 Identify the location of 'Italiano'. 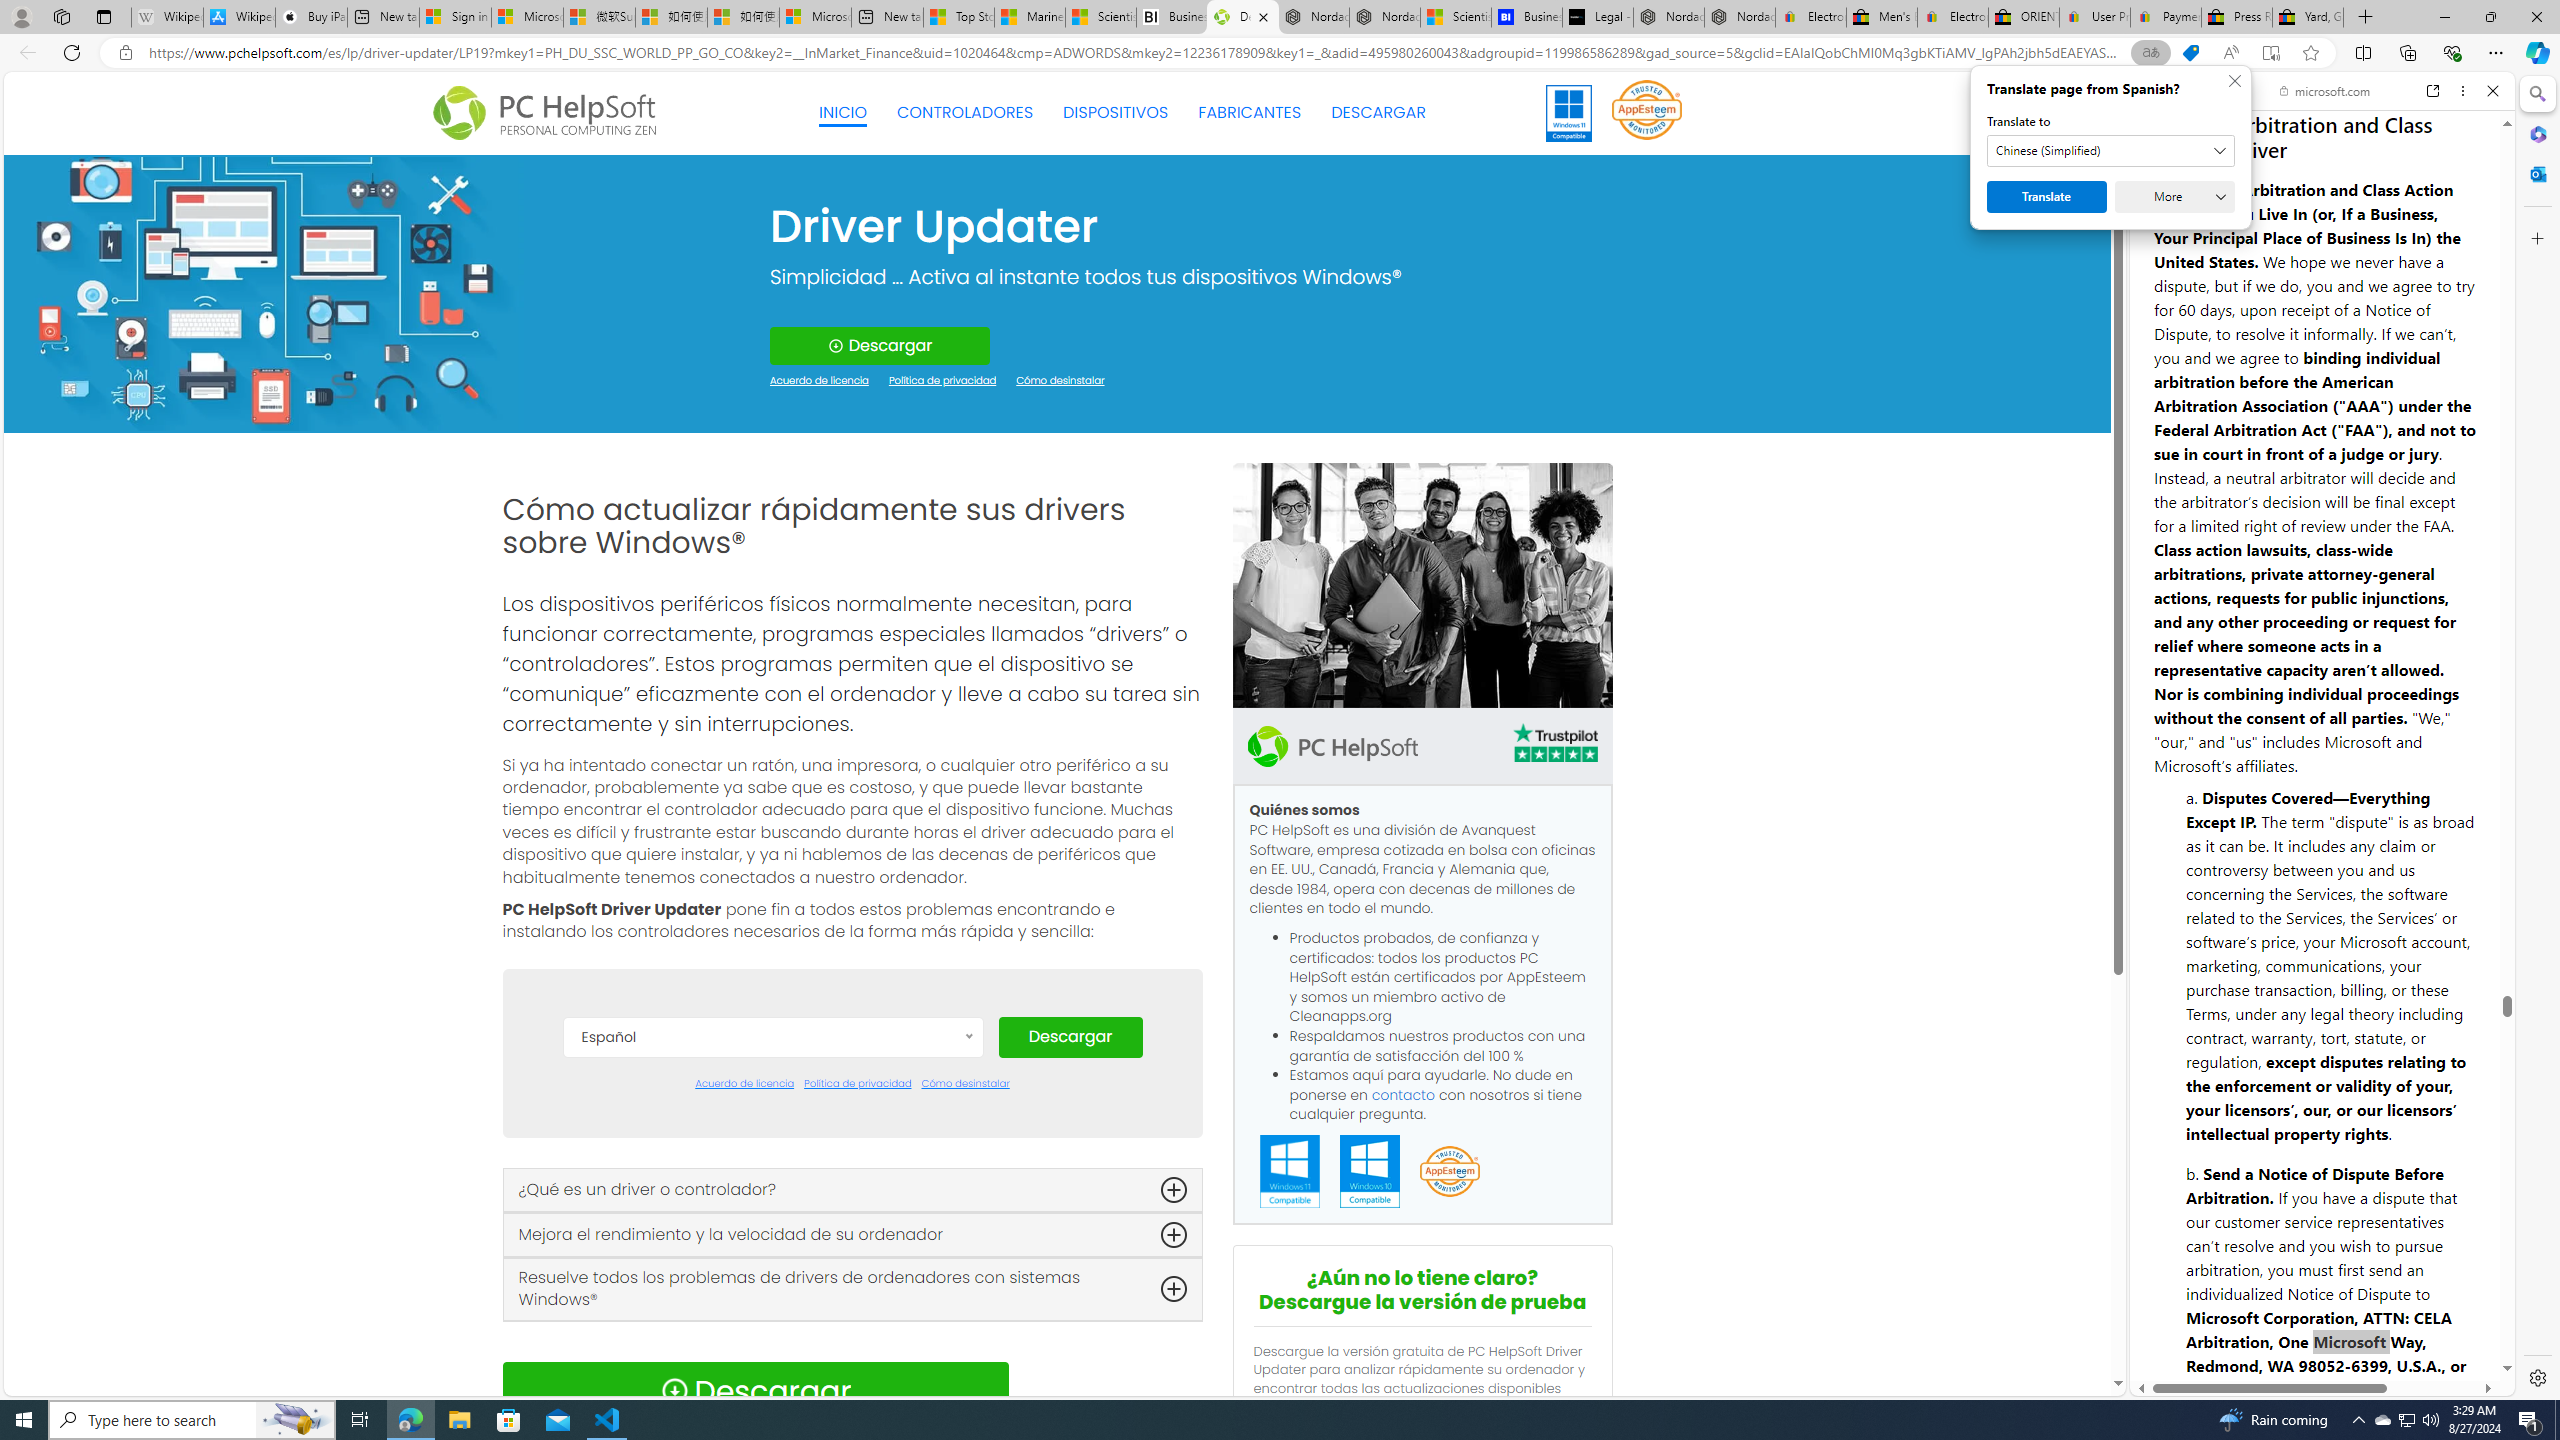
(773, 1311).